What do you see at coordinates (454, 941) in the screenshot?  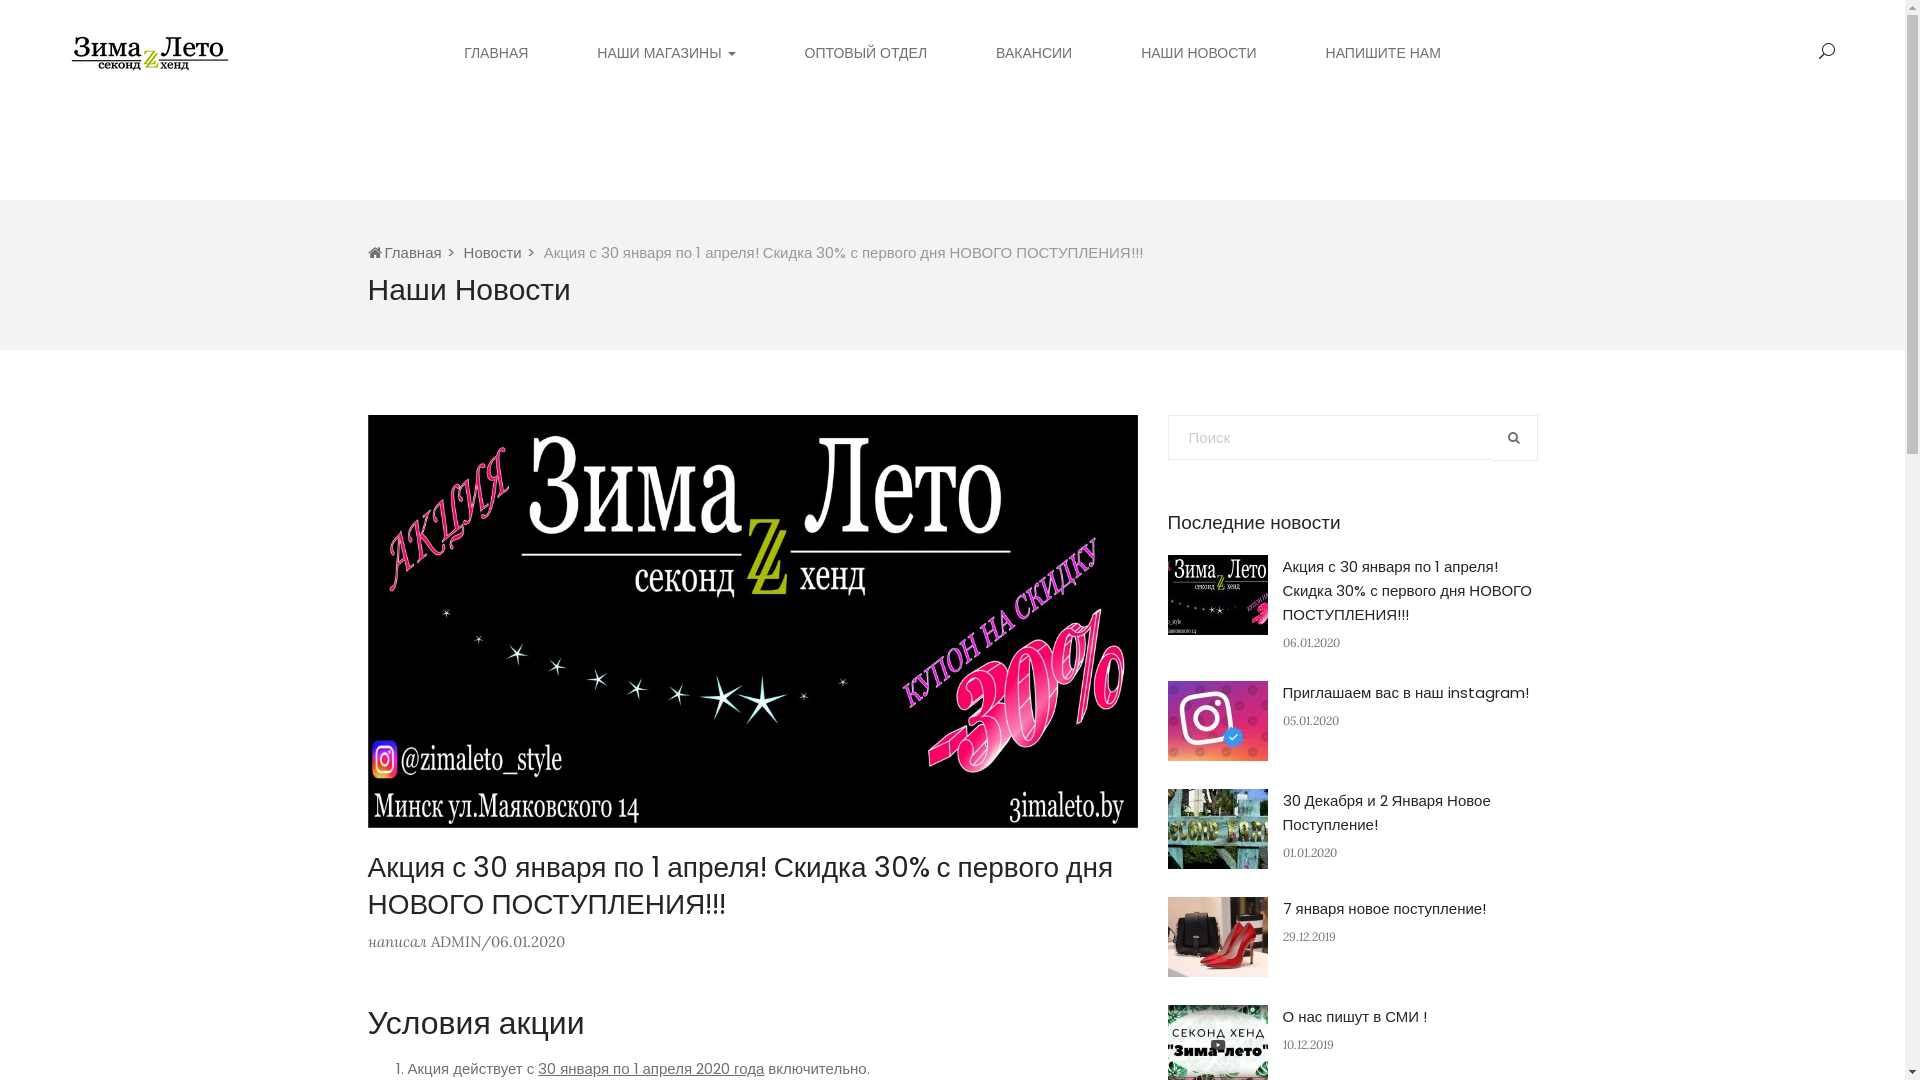 I see `'ADMIN'` at bounding box center [454, 941].